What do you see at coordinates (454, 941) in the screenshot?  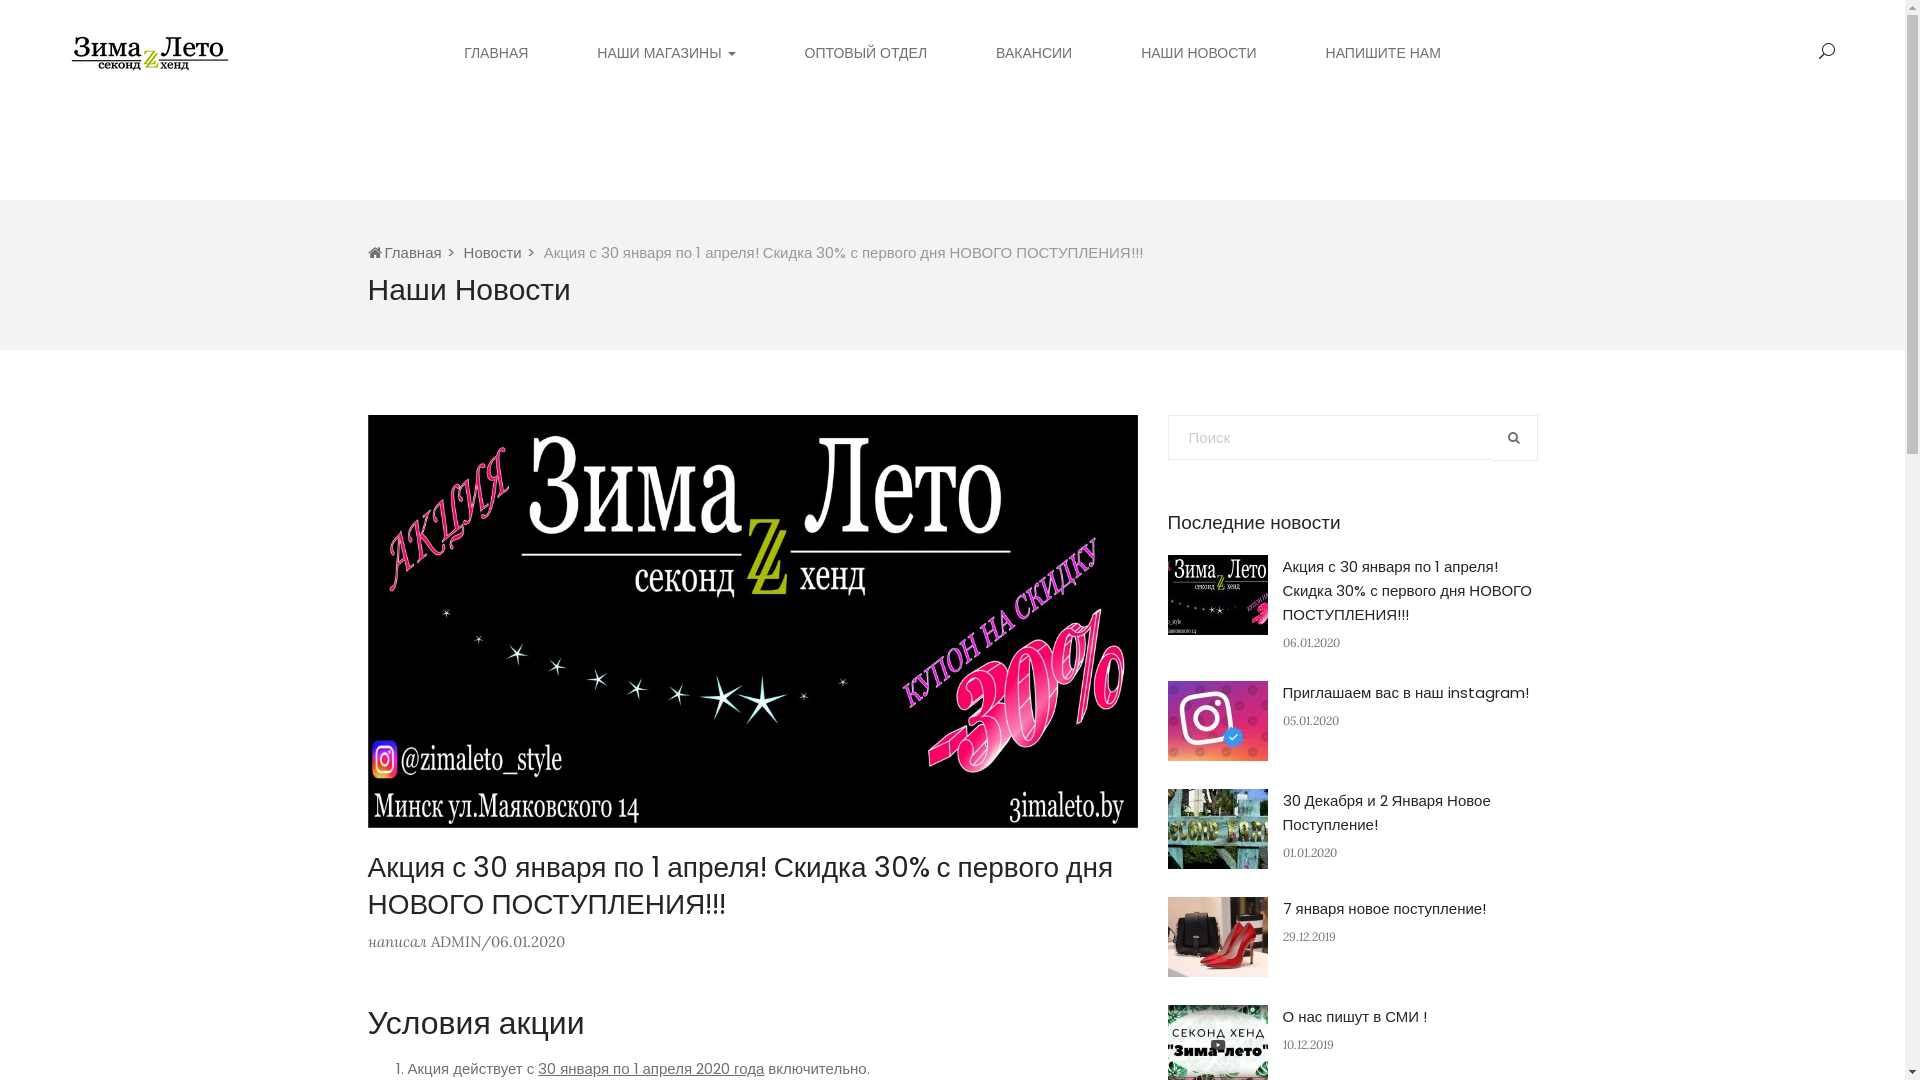 I see `'ADMIN'` at bounding box center [454, 941].